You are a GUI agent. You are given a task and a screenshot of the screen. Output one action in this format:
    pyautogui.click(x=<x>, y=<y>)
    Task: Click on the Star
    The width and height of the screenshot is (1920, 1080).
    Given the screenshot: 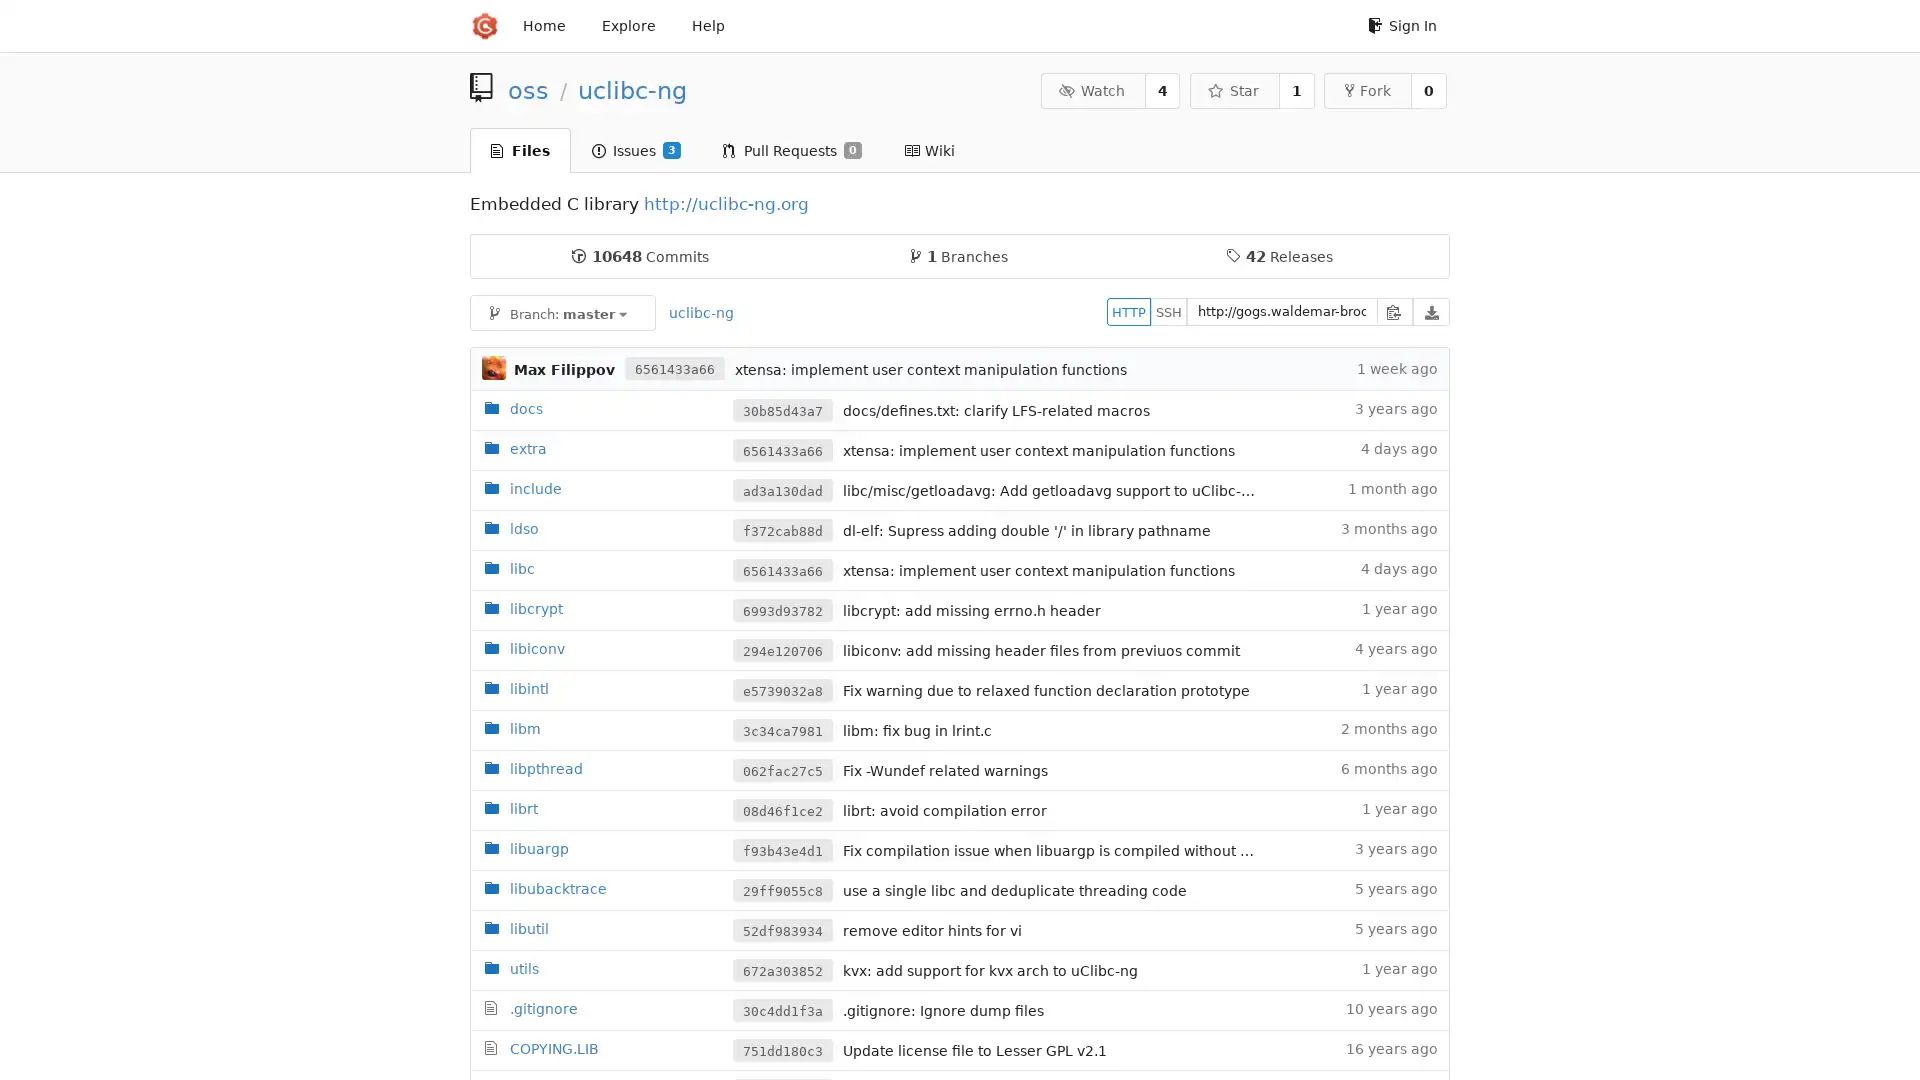 What is the action you would take?
    pyautogui.click(x=1233, y=91)
    